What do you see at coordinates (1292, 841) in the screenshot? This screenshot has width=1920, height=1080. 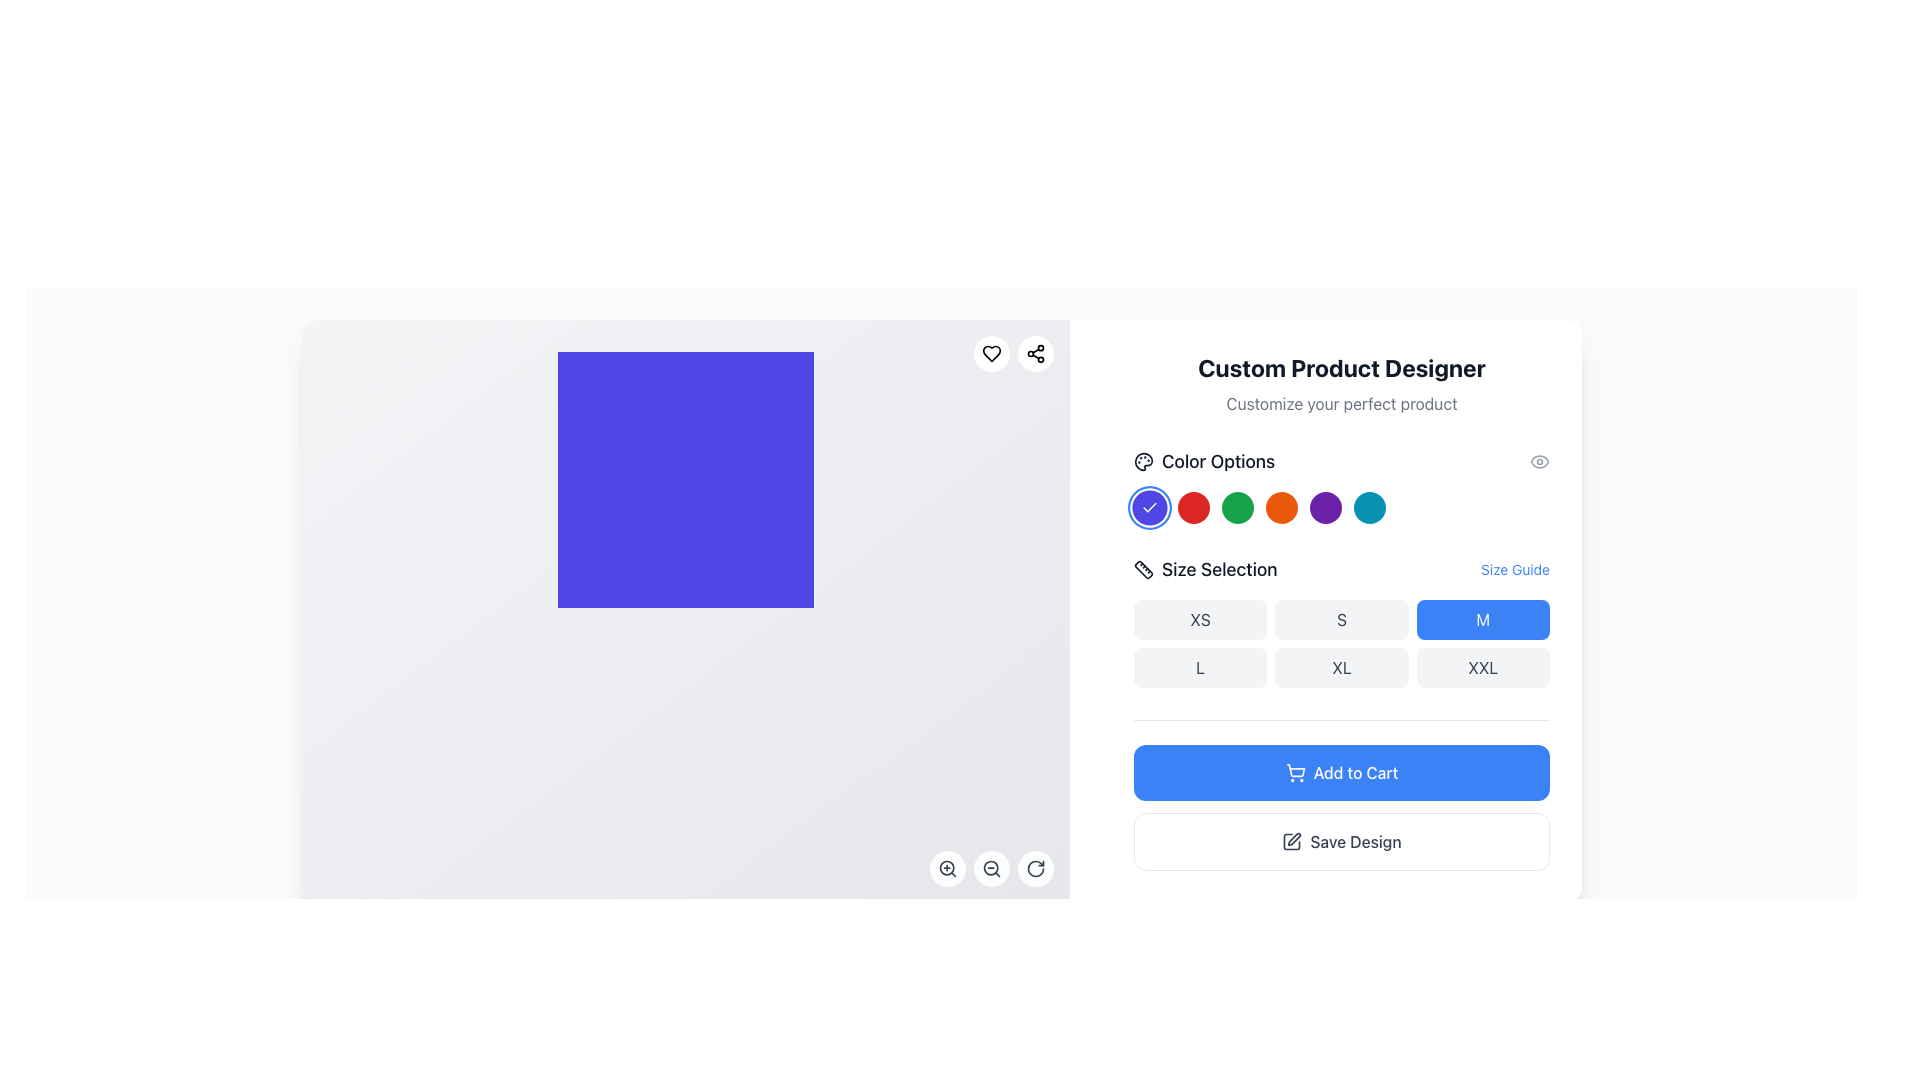 I see `the minimalist pen icon located within the 'Save Design' button, positioned to the left of the text and centered vertically` at bounding box center [1292, 841].